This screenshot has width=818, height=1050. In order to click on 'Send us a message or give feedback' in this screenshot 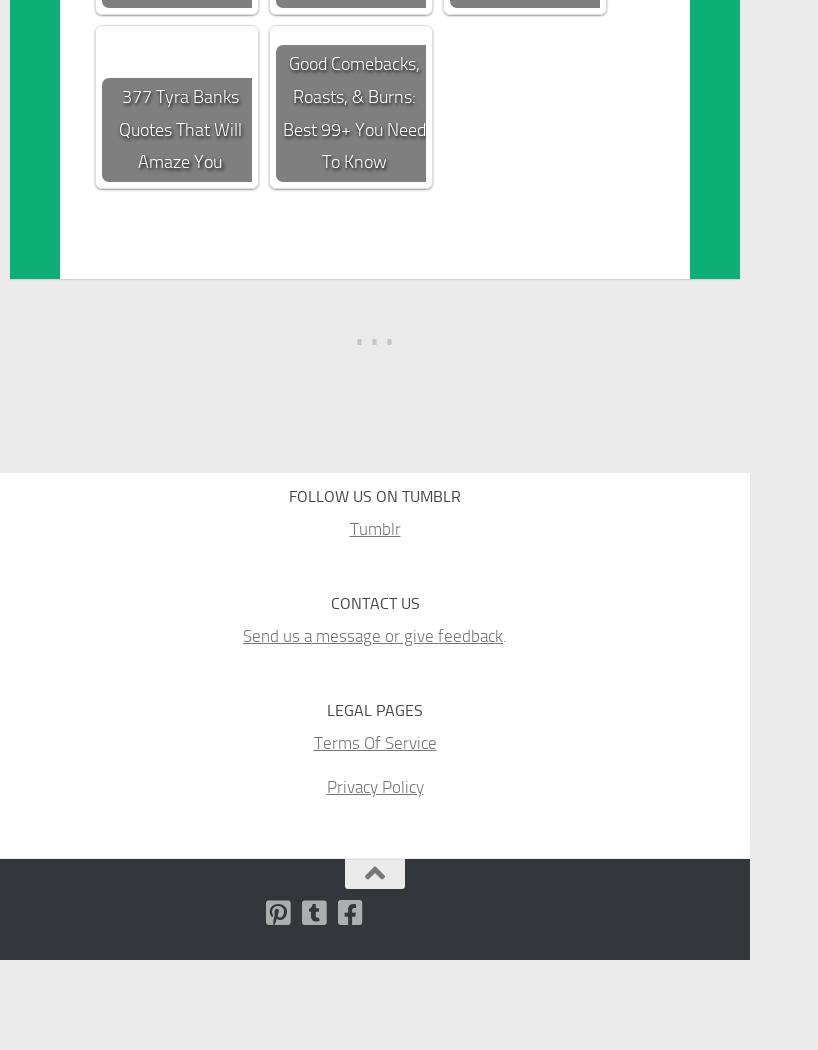, I will do `click(373, 635)`.